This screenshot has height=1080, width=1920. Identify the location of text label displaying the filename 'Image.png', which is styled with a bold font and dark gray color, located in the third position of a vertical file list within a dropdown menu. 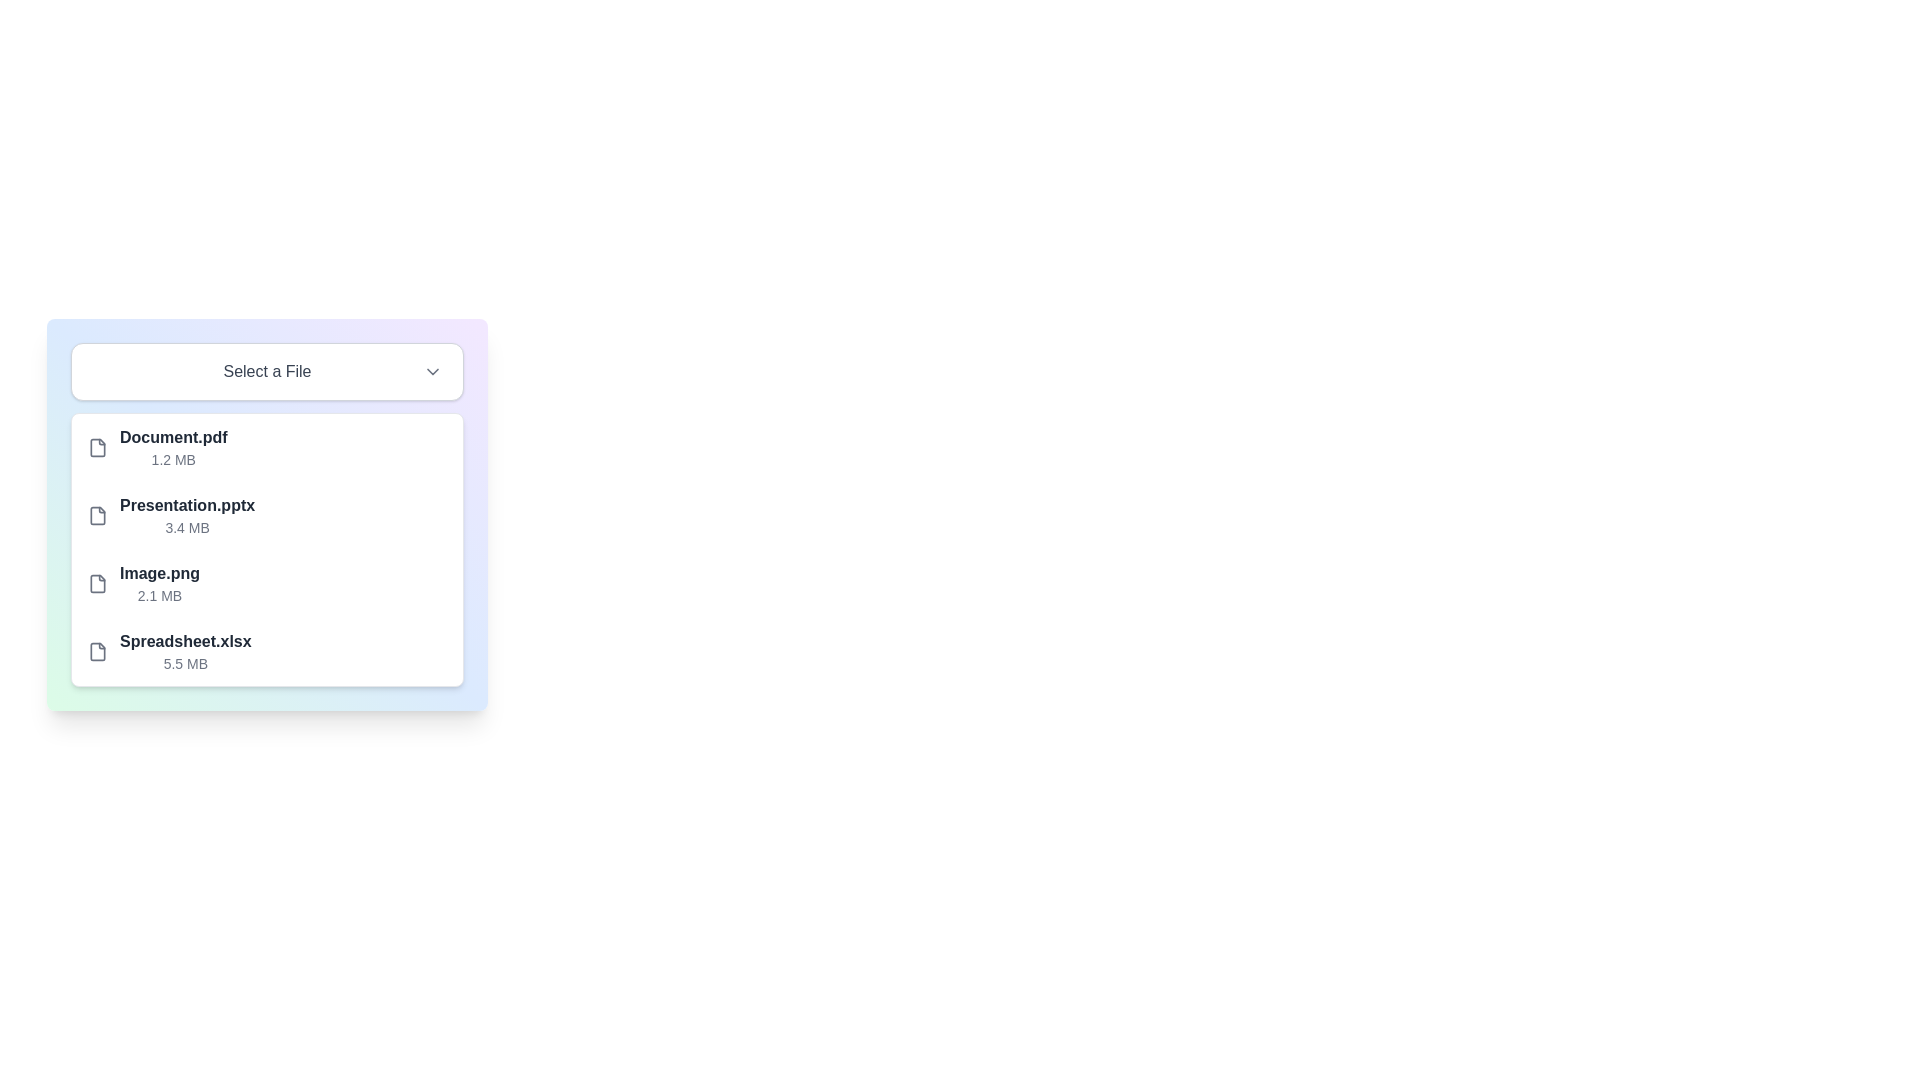
(158, 574).